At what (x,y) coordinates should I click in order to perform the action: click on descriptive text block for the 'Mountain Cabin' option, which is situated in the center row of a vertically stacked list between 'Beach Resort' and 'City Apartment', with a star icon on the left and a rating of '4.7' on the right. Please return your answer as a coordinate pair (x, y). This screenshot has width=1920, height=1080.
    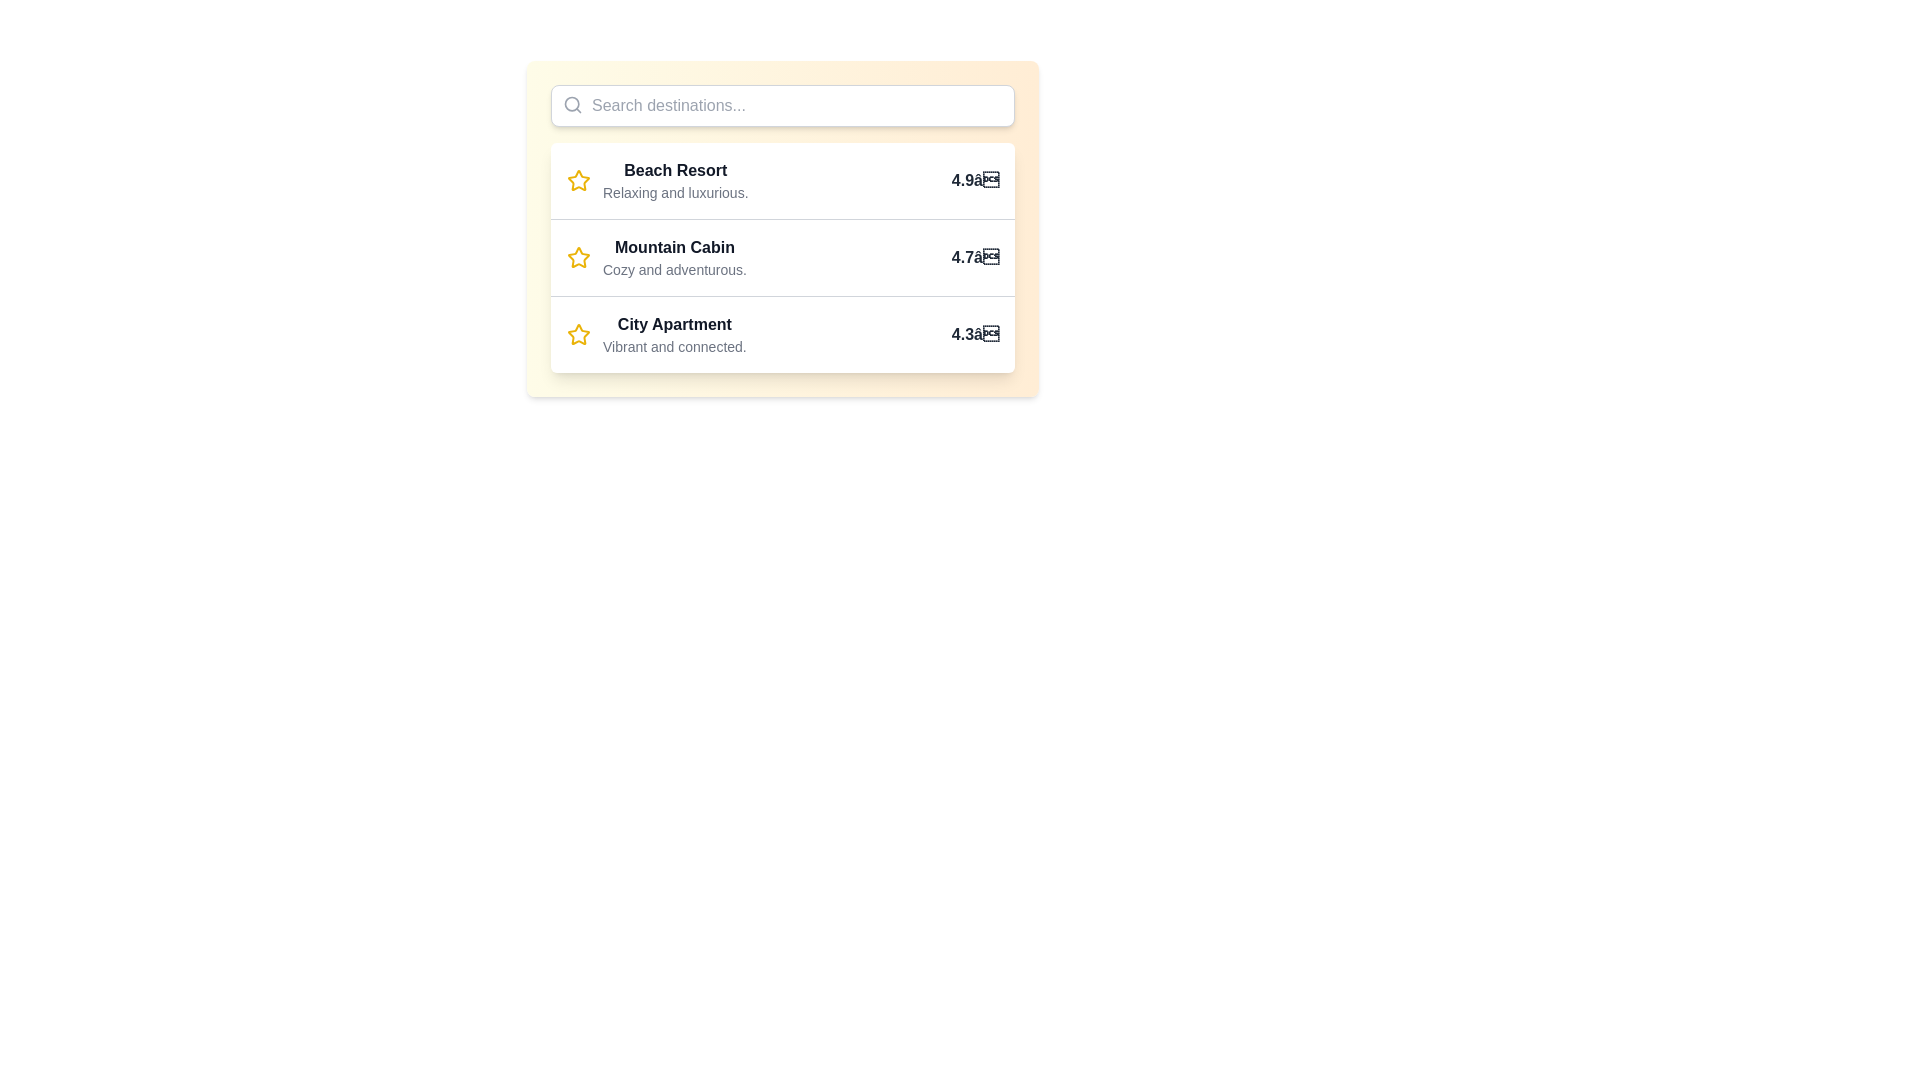
    Looking at the image, I should click on (675, 257).